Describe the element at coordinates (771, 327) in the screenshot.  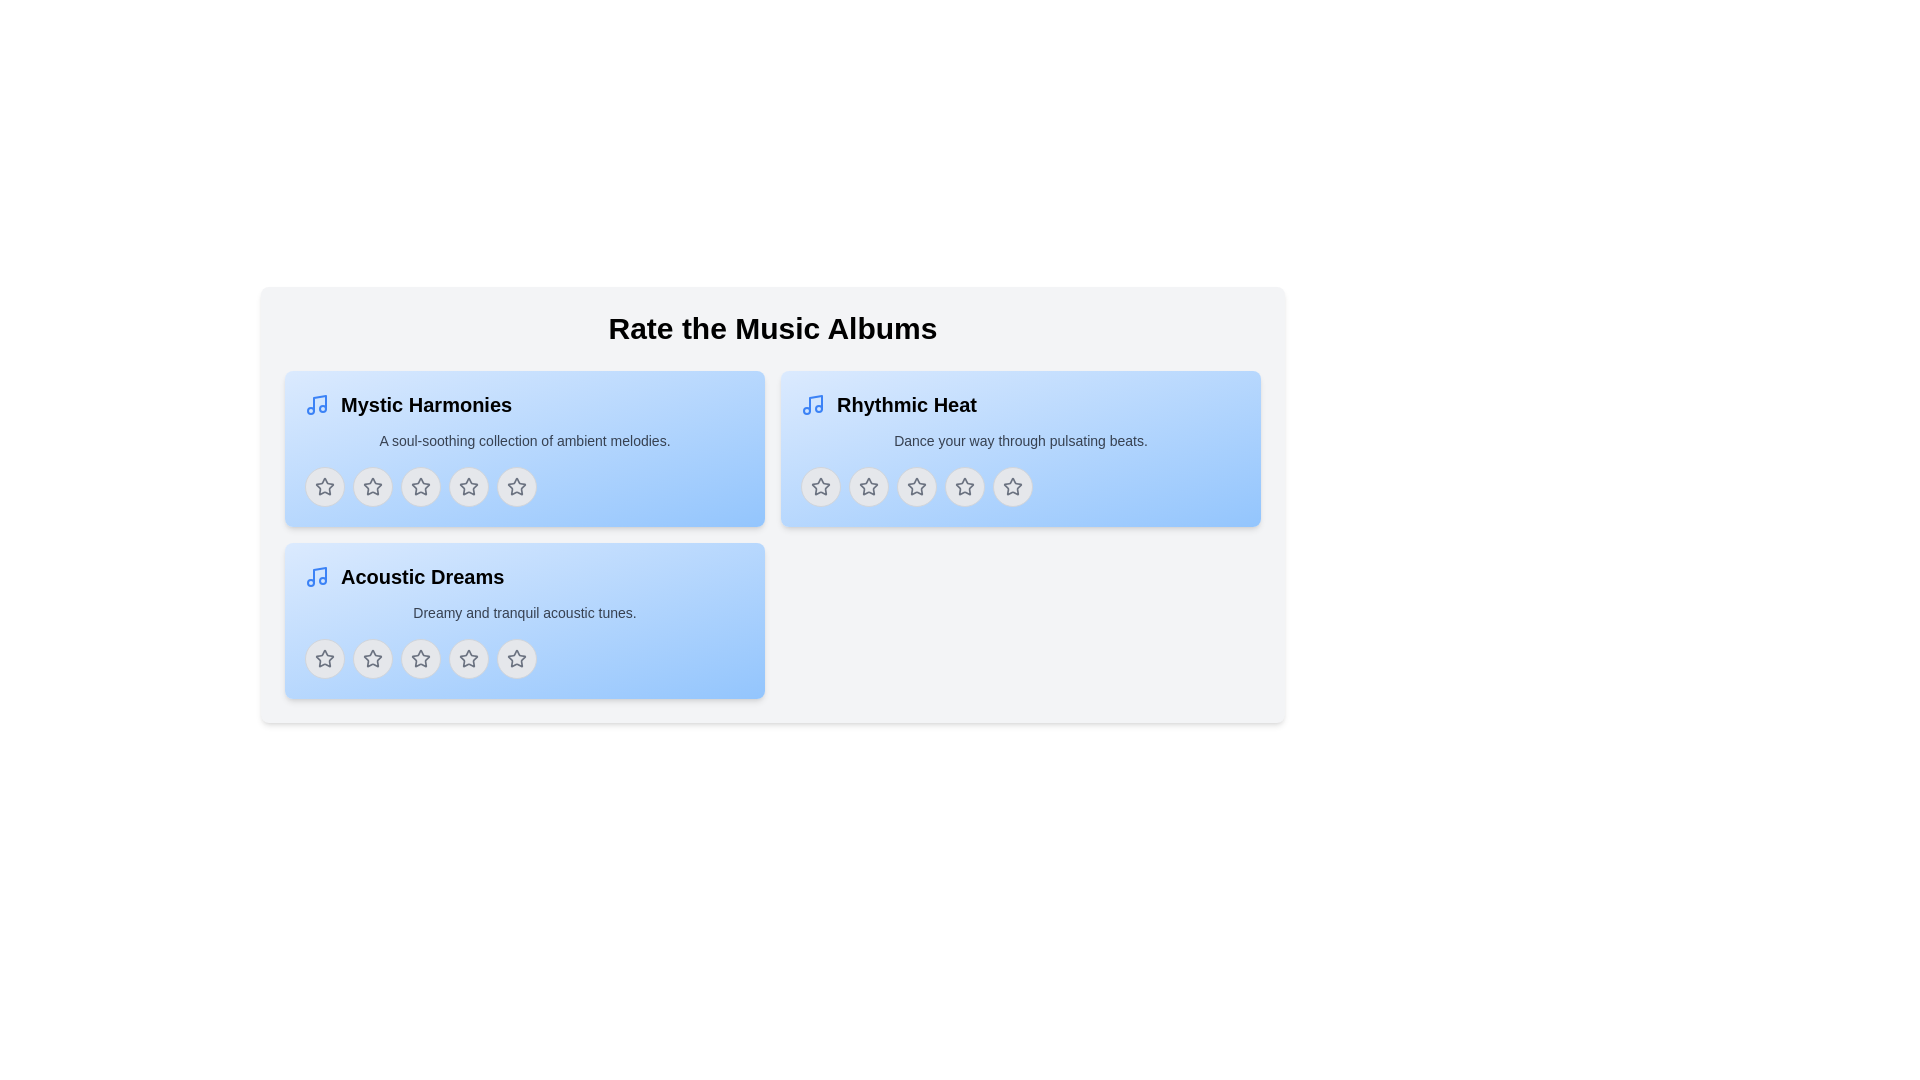
I see `heading at the top center of the rating section to understand the page purpose` at that location.